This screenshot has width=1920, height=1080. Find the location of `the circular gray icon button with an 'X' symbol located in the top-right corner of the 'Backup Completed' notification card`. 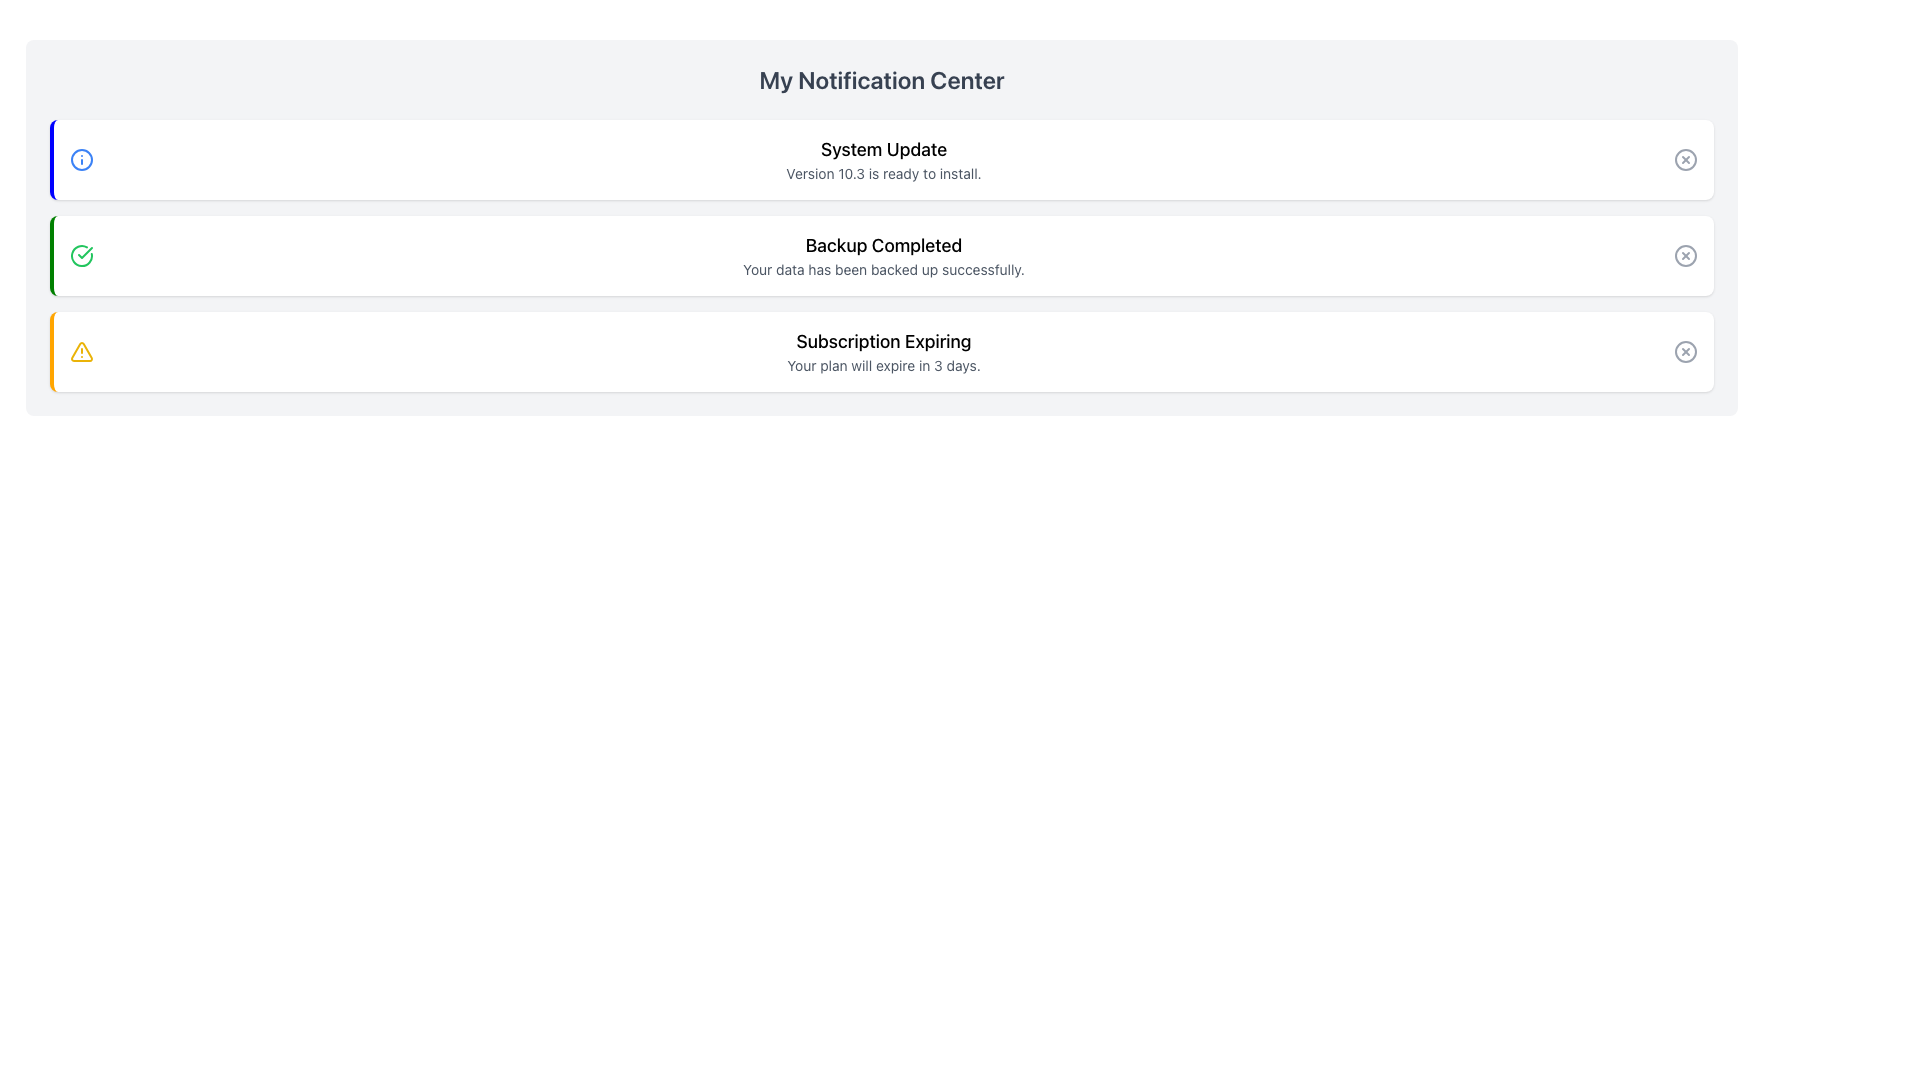

the circular gray icon button with an 'X' symbol located in the top-right corner of the 'Backup Completed' notification card is located at coordinates (1684, 254).